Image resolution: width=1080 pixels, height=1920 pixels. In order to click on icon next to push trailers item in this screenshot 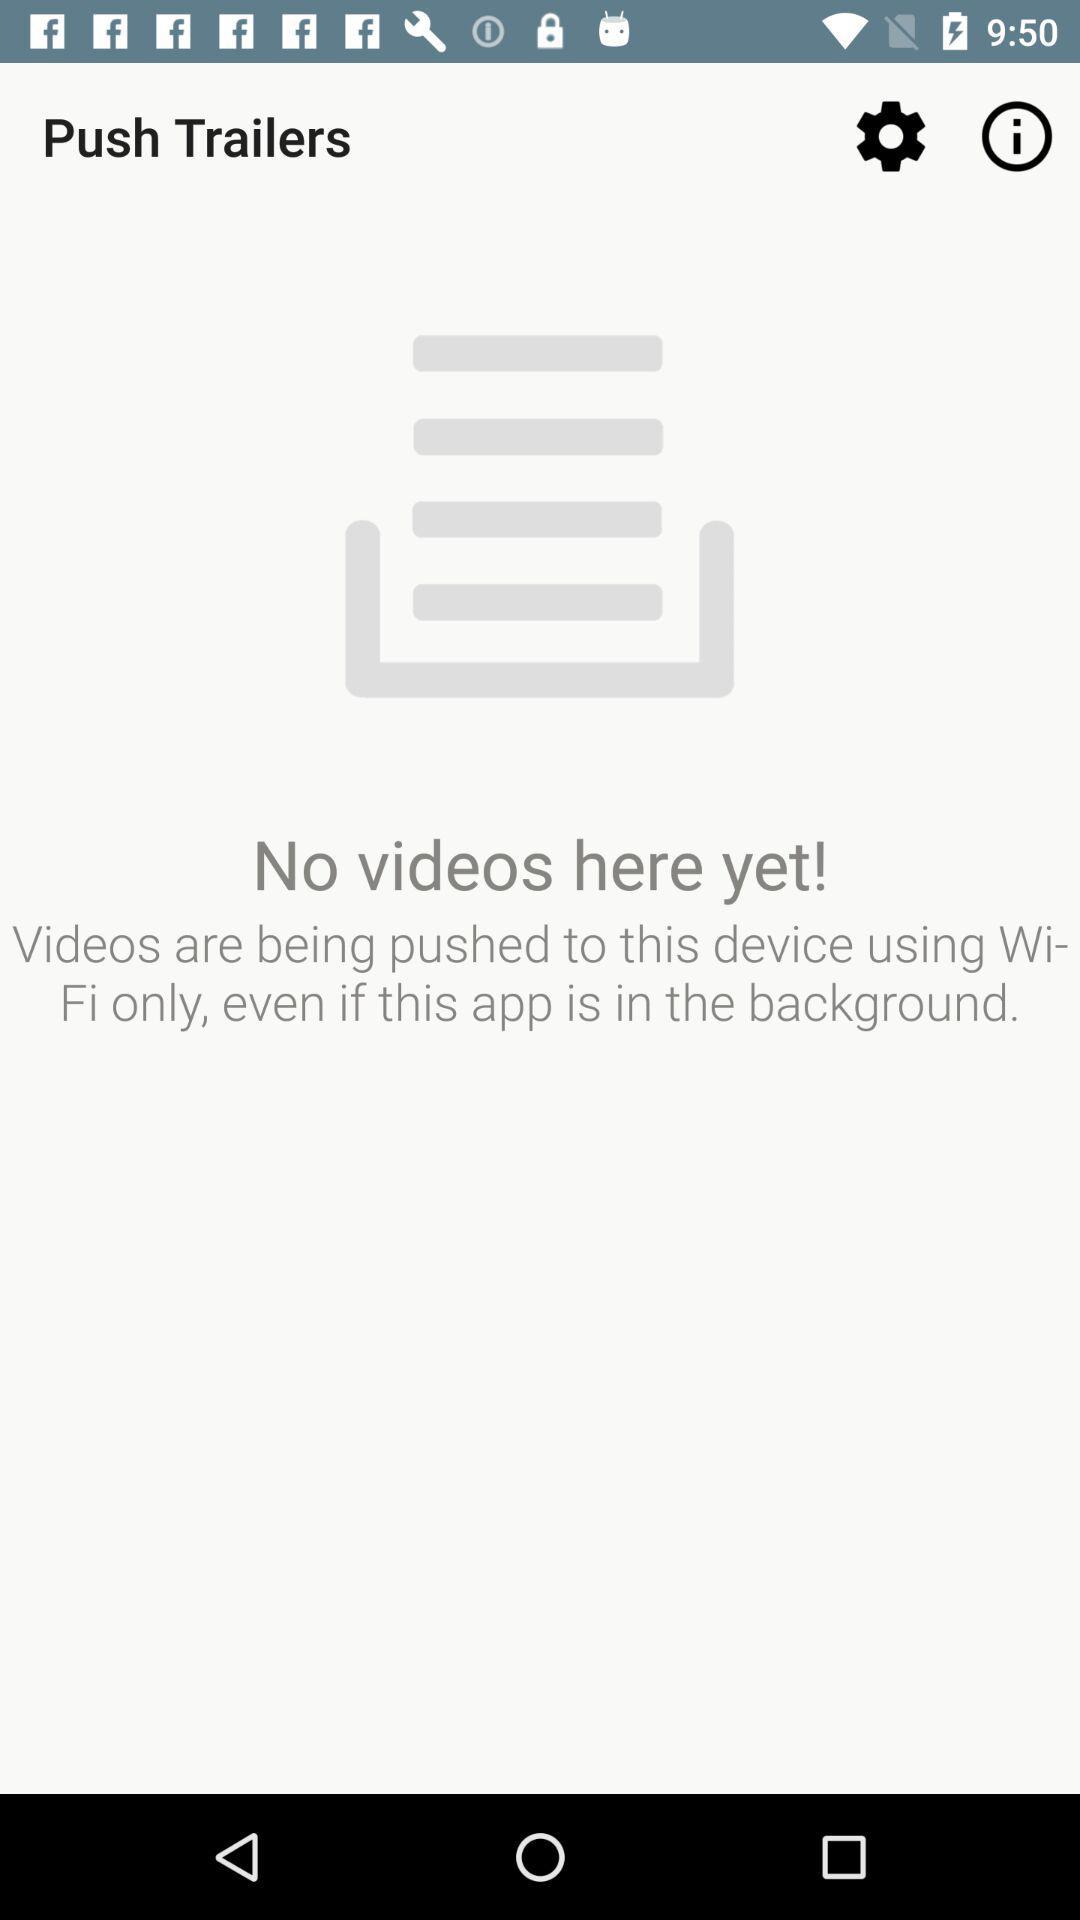, I will do `click(890, 135)`.